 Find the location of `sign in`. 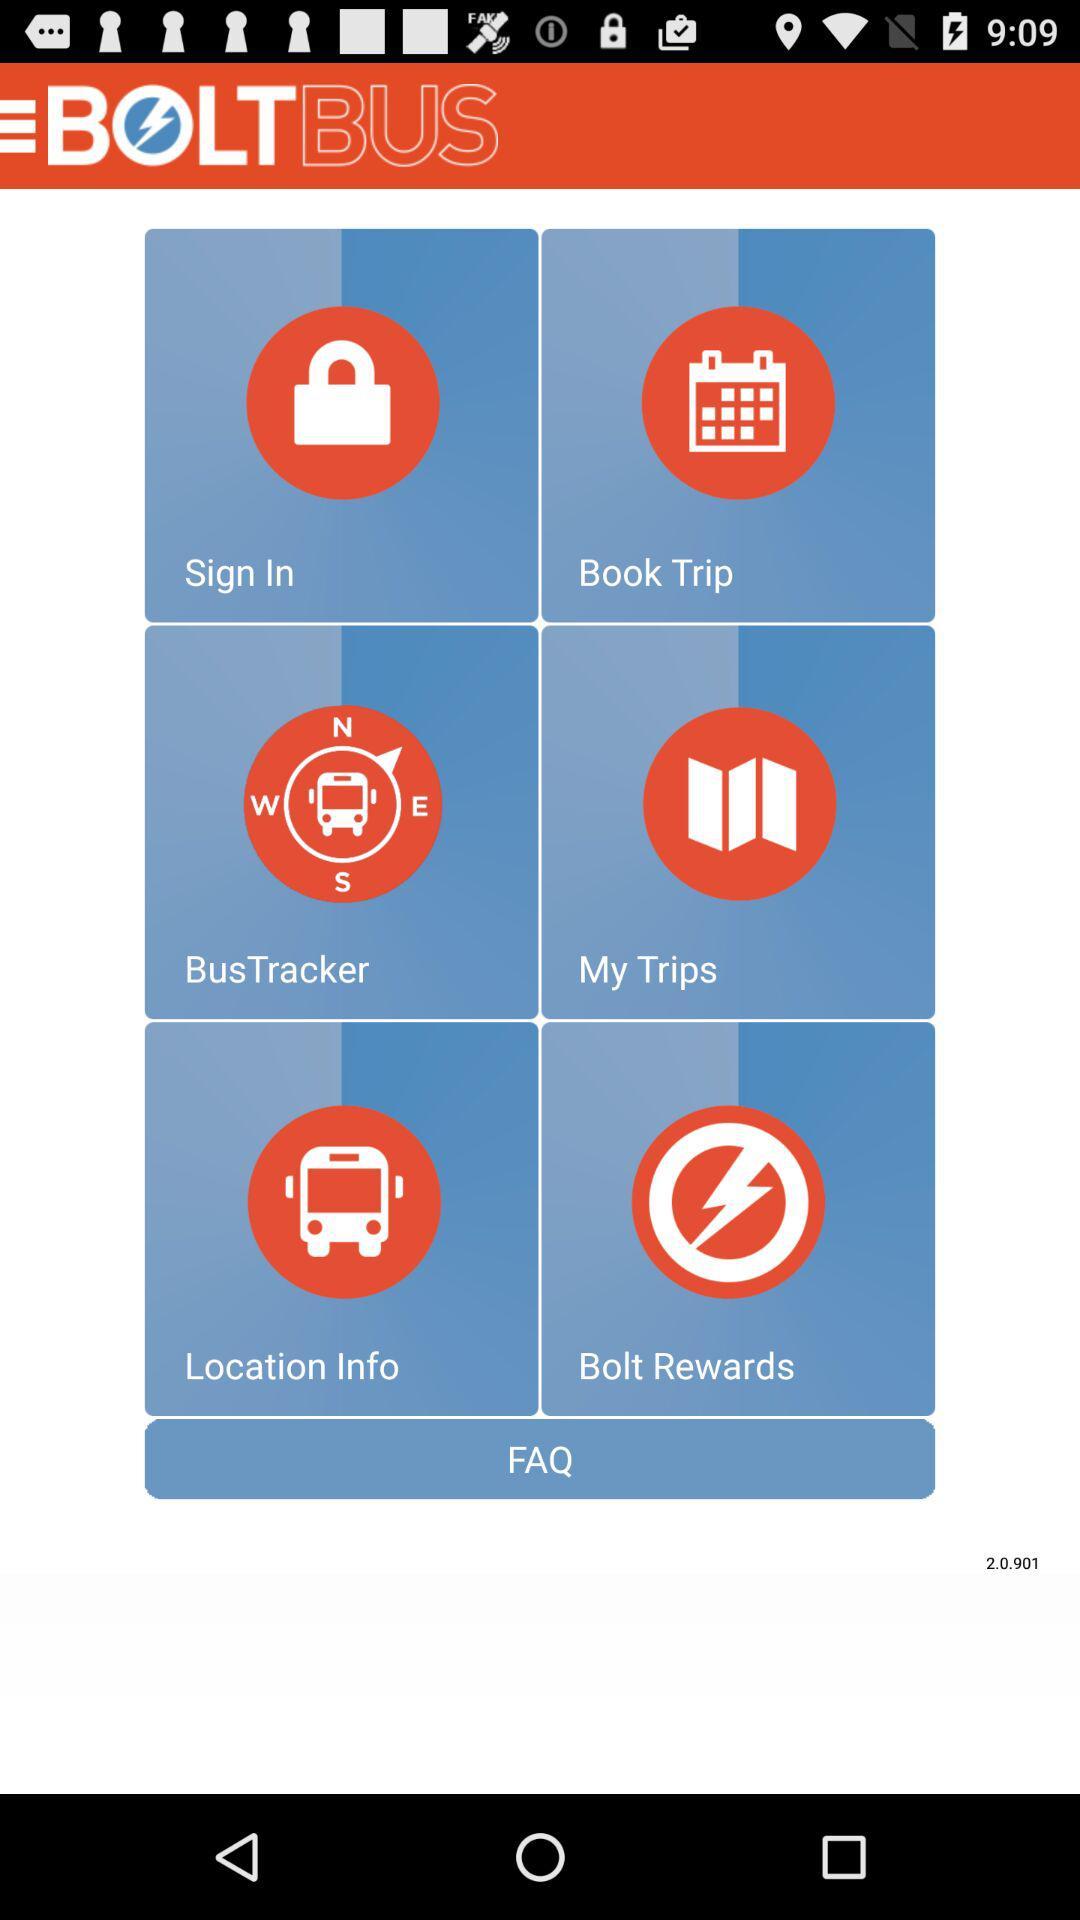

sign in is located at coordinates (340, 424).